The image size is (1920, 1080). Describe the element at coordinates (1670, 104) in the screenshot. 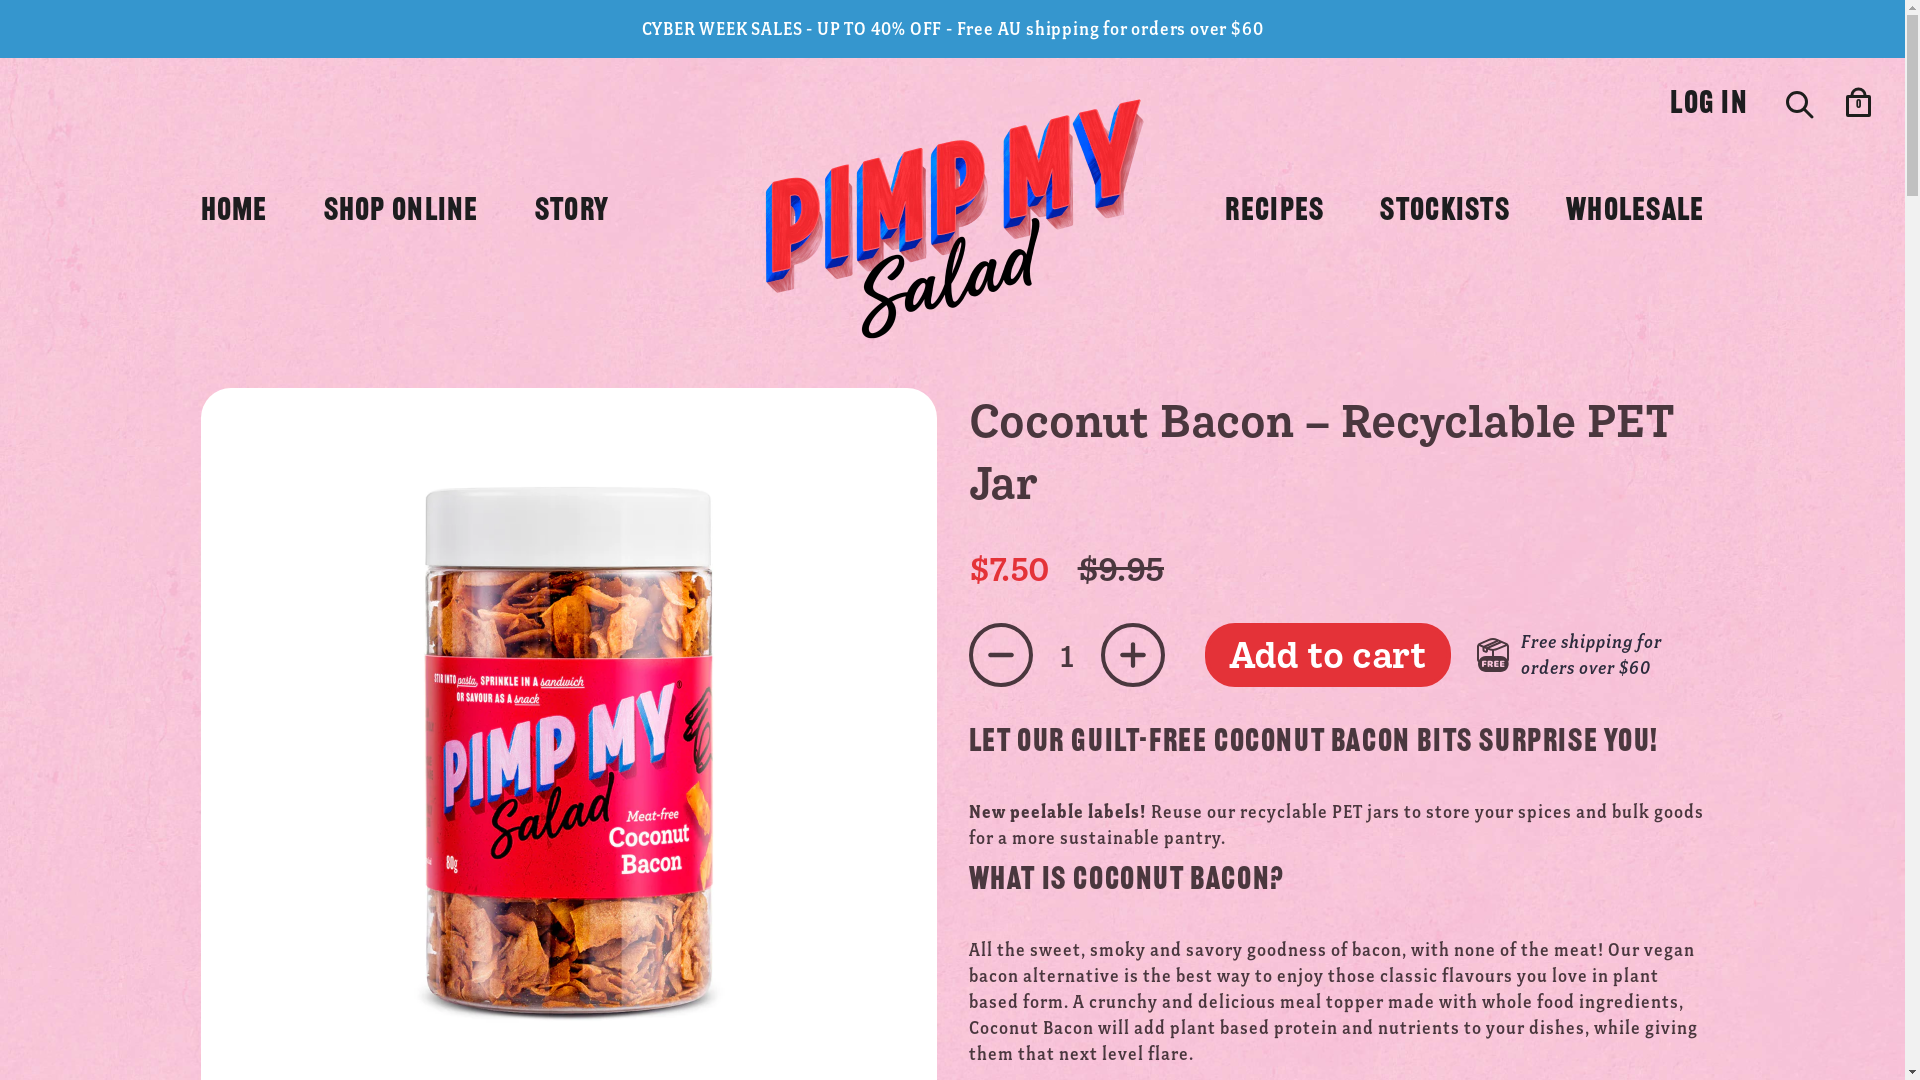

I see `'Log in'` at that location.